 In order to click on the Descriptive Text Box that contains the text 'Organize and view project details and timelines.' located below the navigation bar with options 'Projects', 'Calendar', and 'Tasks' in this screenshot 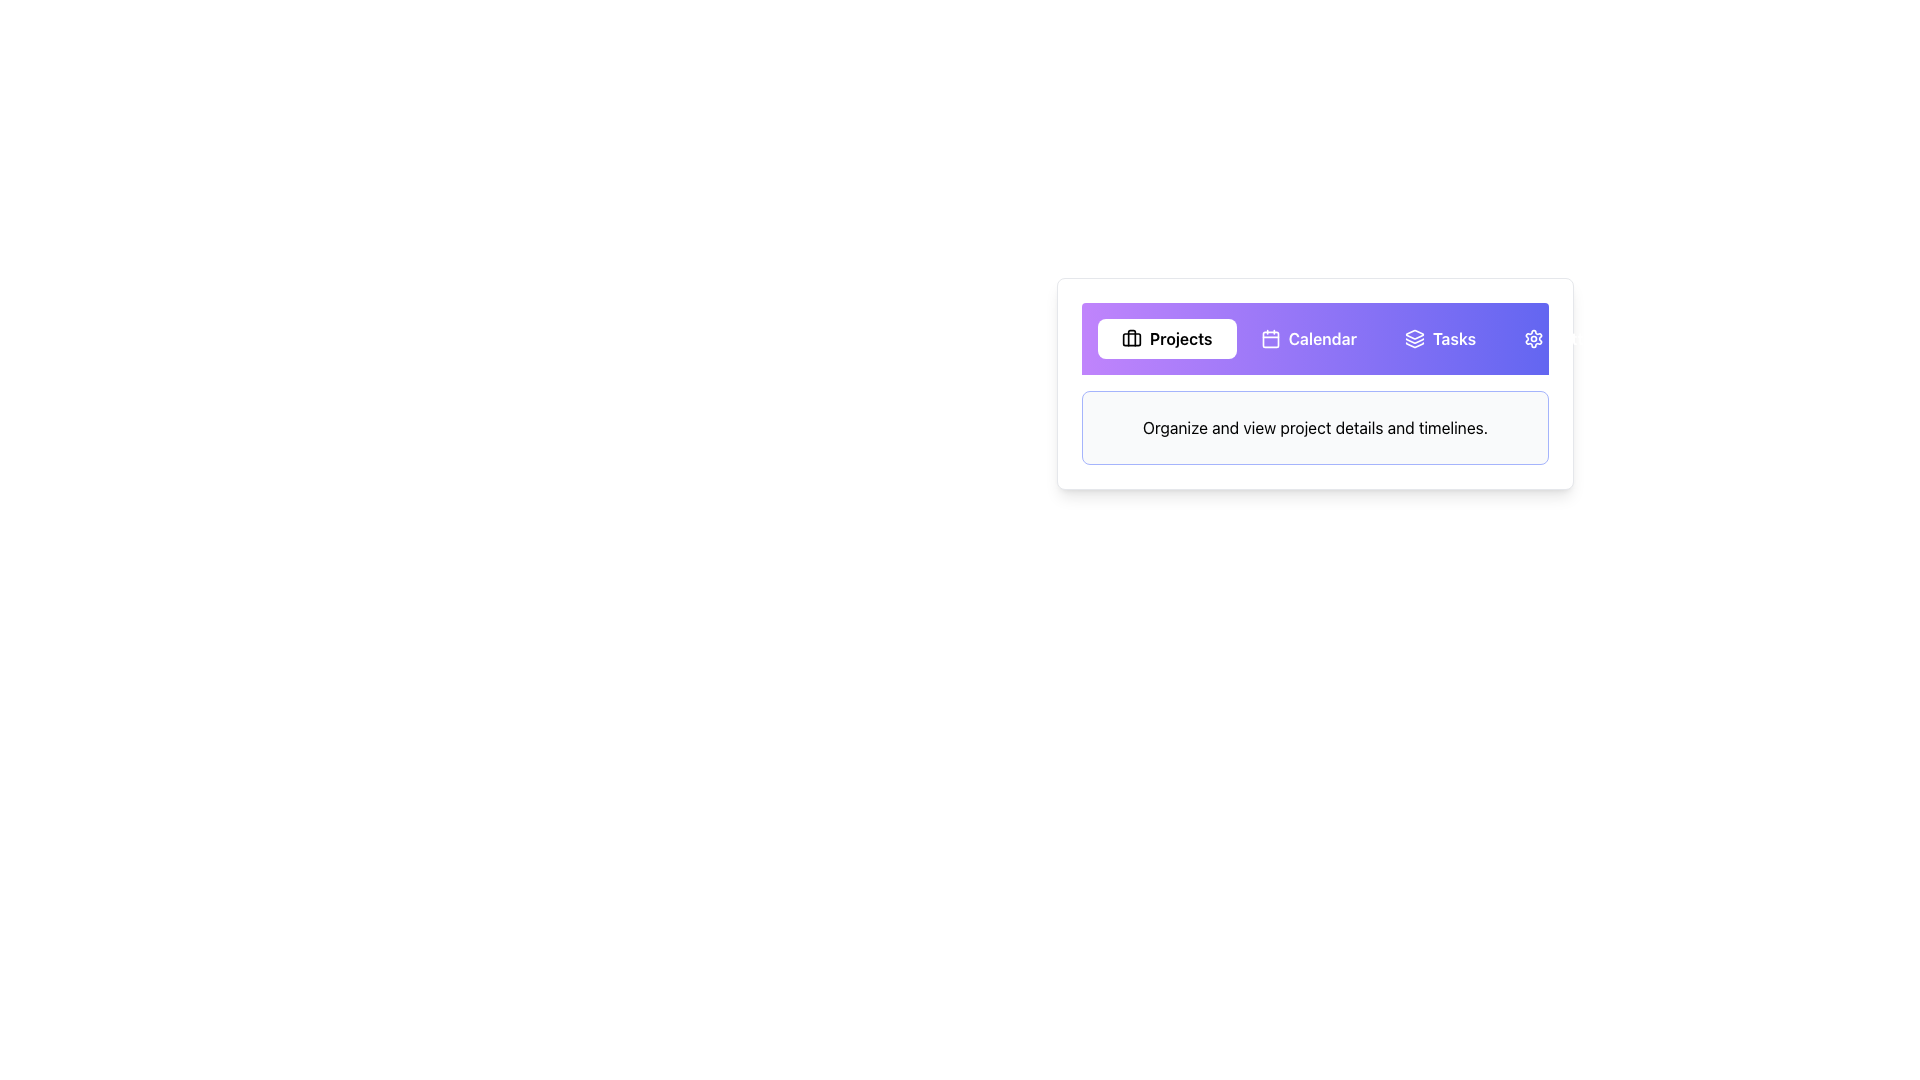, I will do `click(1315, 427)`.